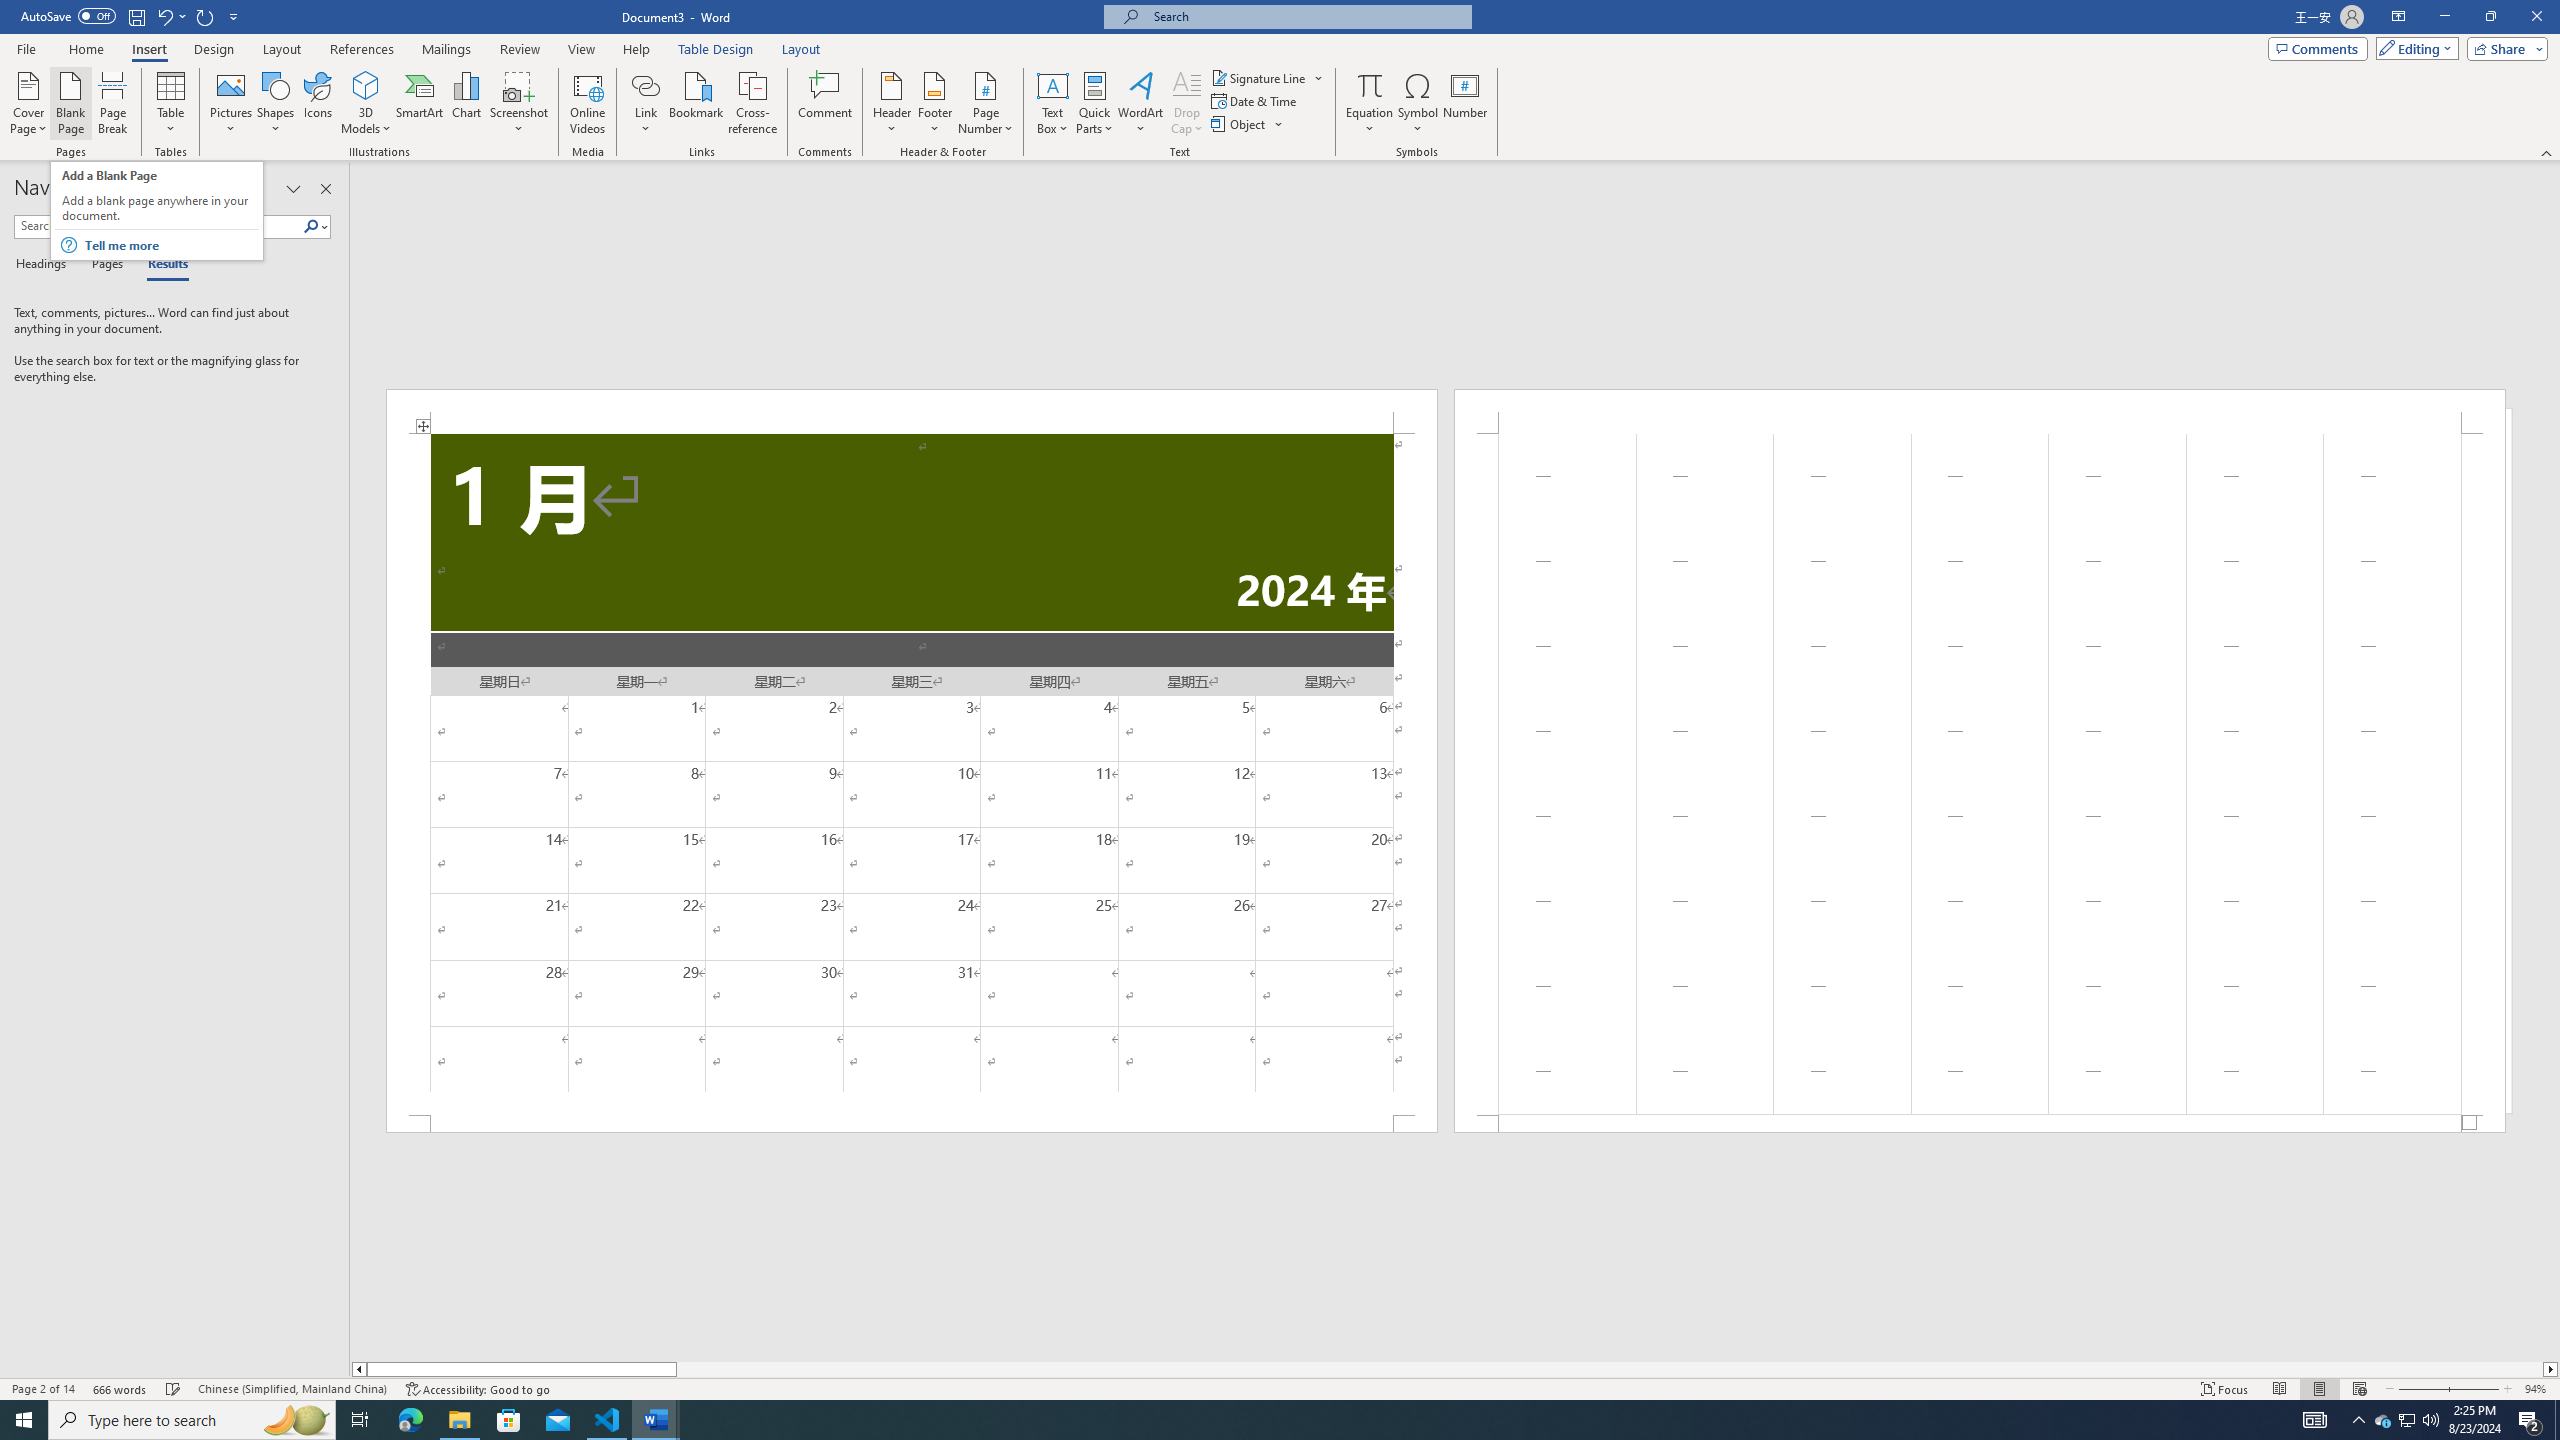 The image size is (2560, 1440). I want to click on 'Text Box', so click(1052, 103).